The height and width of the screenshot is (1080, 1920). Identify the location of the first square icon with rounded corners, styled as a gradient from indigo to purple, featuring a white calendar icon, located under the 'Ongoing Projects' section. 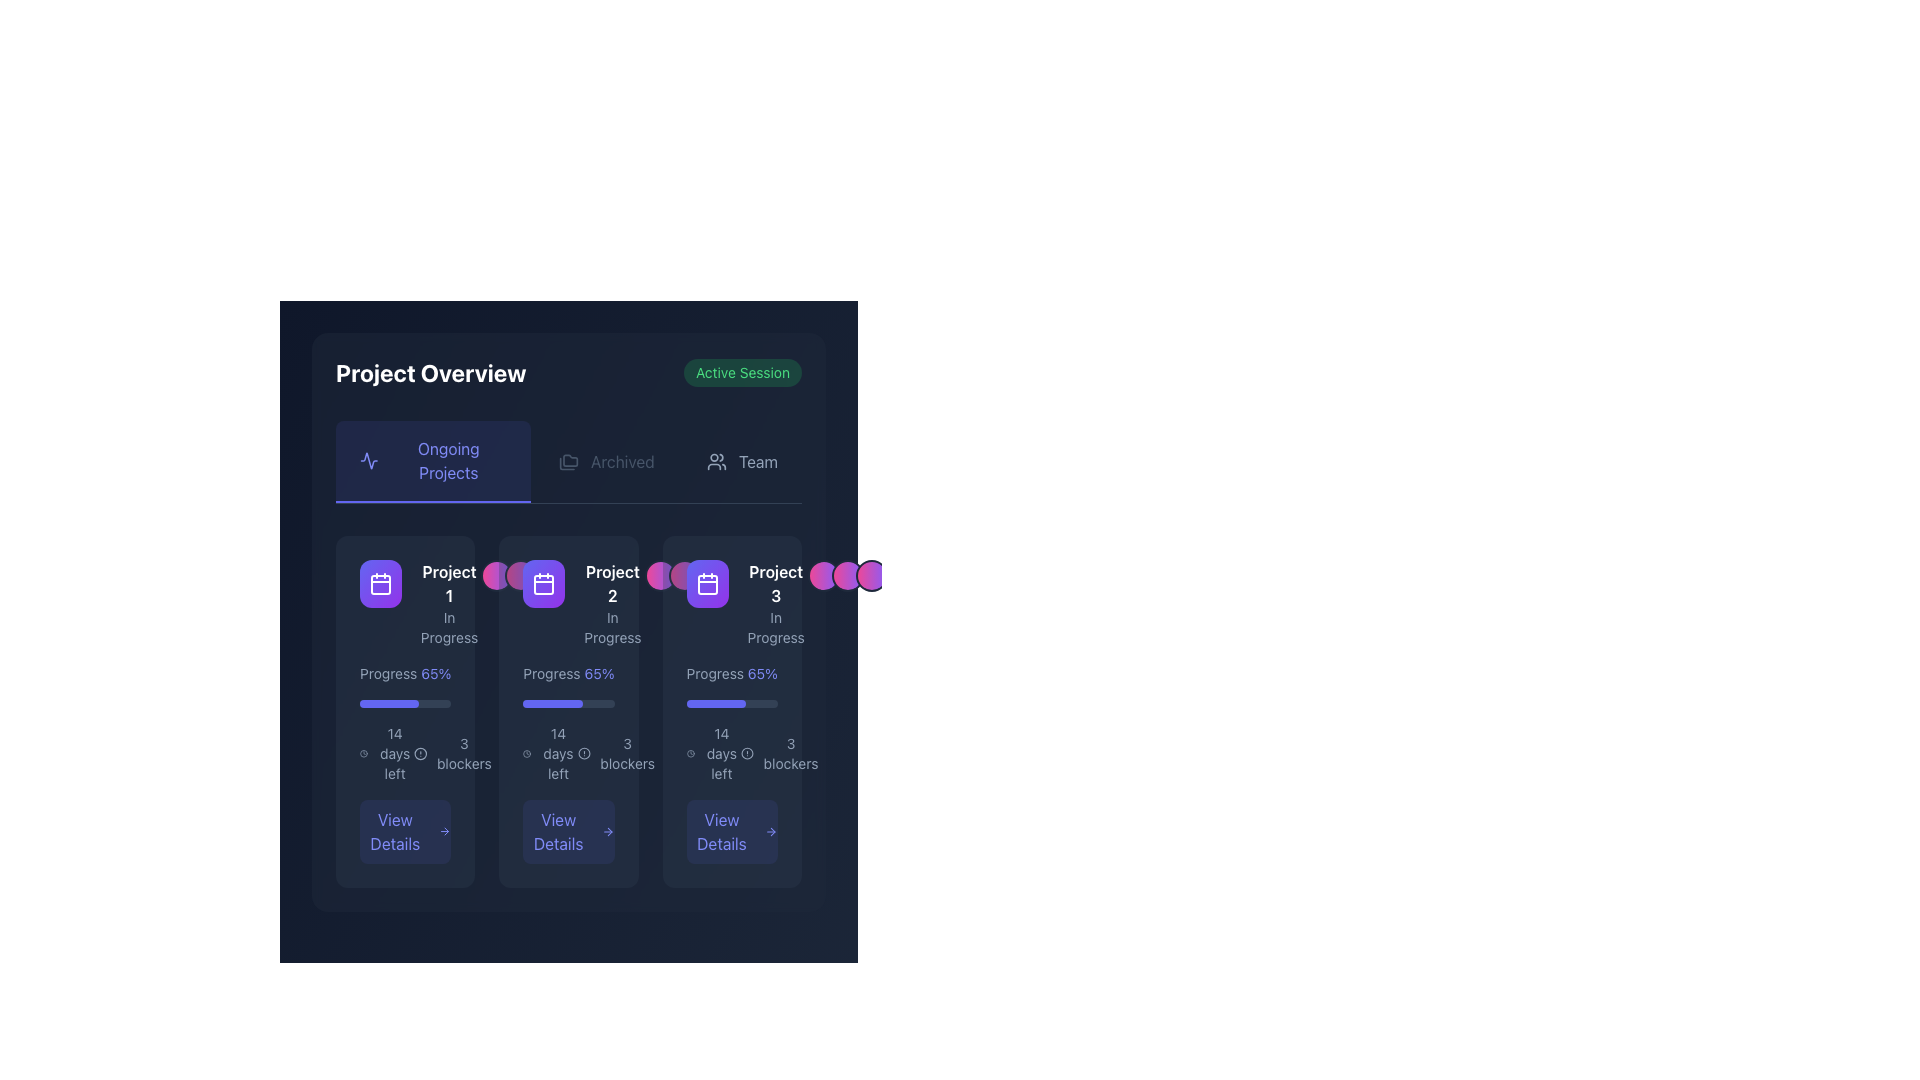
(380, 583).